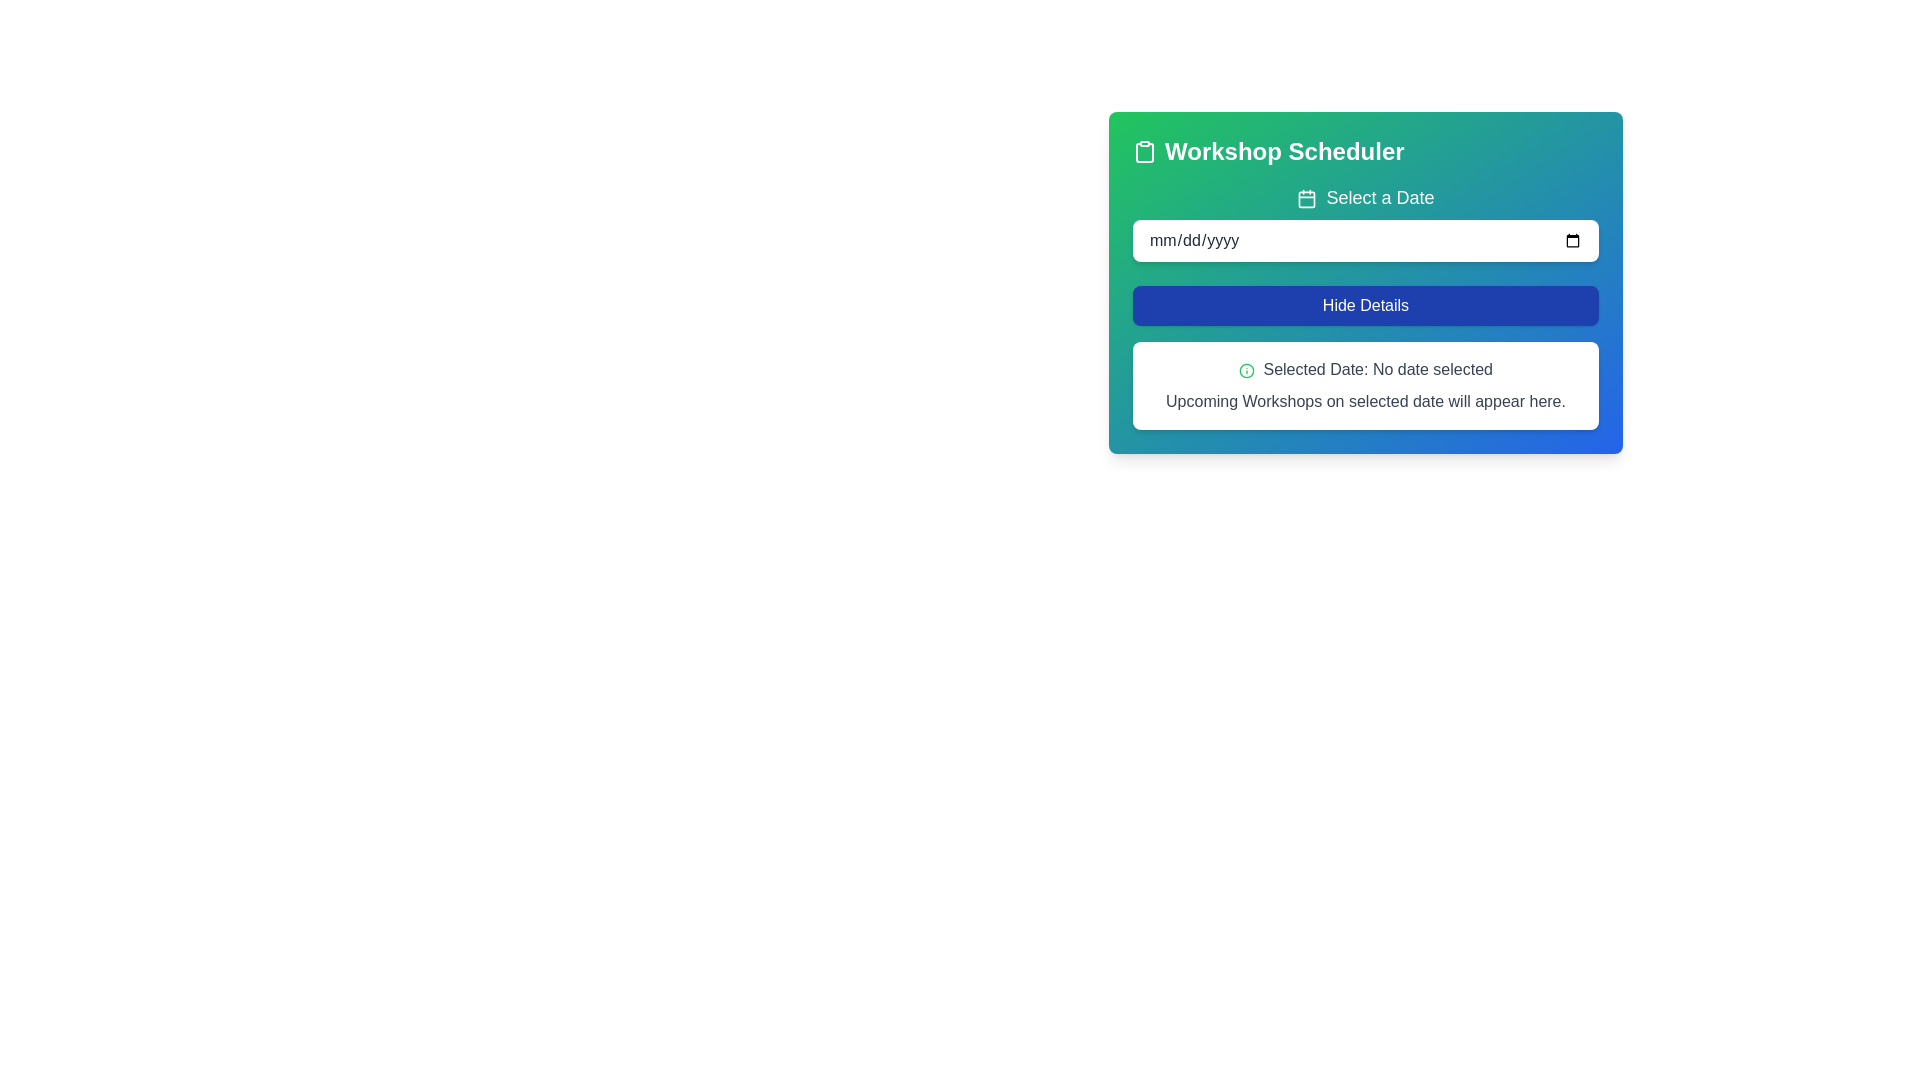  I want to click on the calendar icon located to the left of the label in the date input field beneath the 'Workshop Scheduler' title, so click(1365, 223).